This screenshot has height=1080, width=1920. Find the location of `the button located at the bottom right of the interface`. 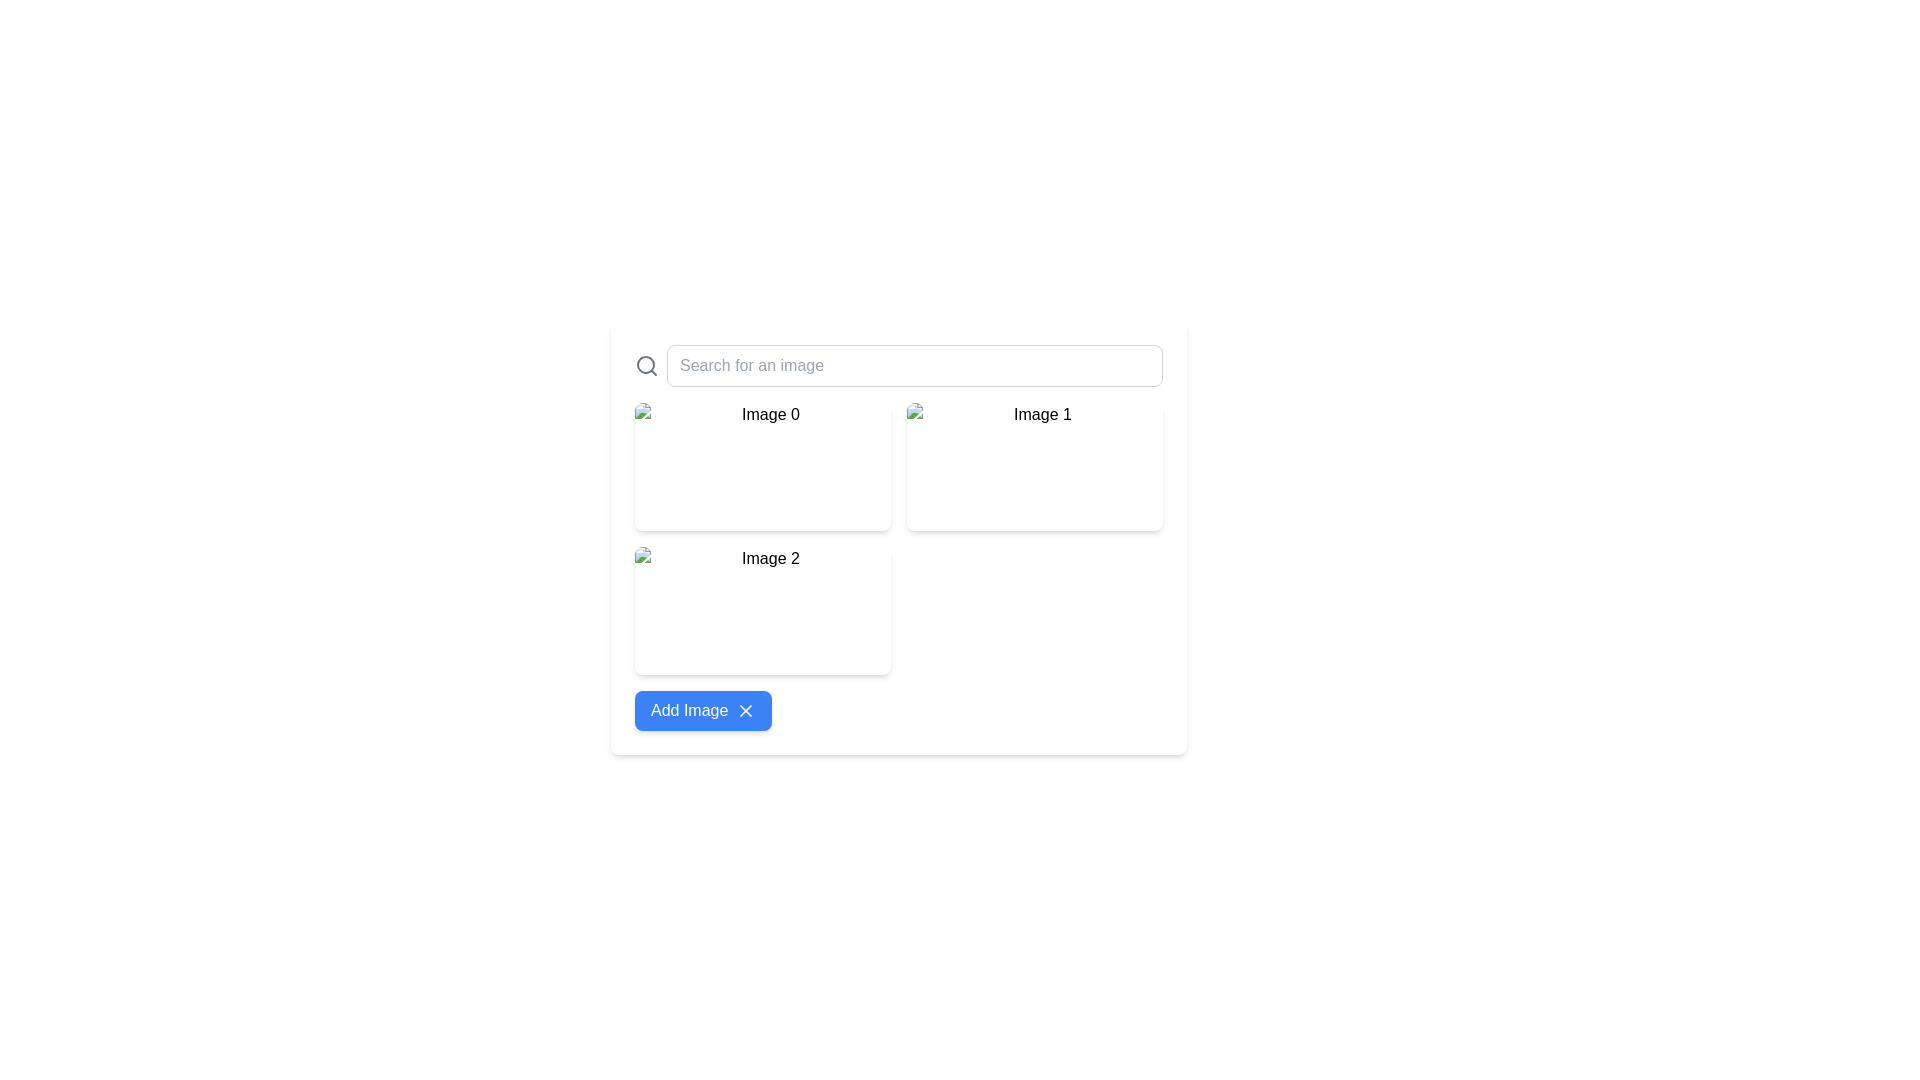

the button located at the bottom right of the interface is located at coordinates (703, 709).